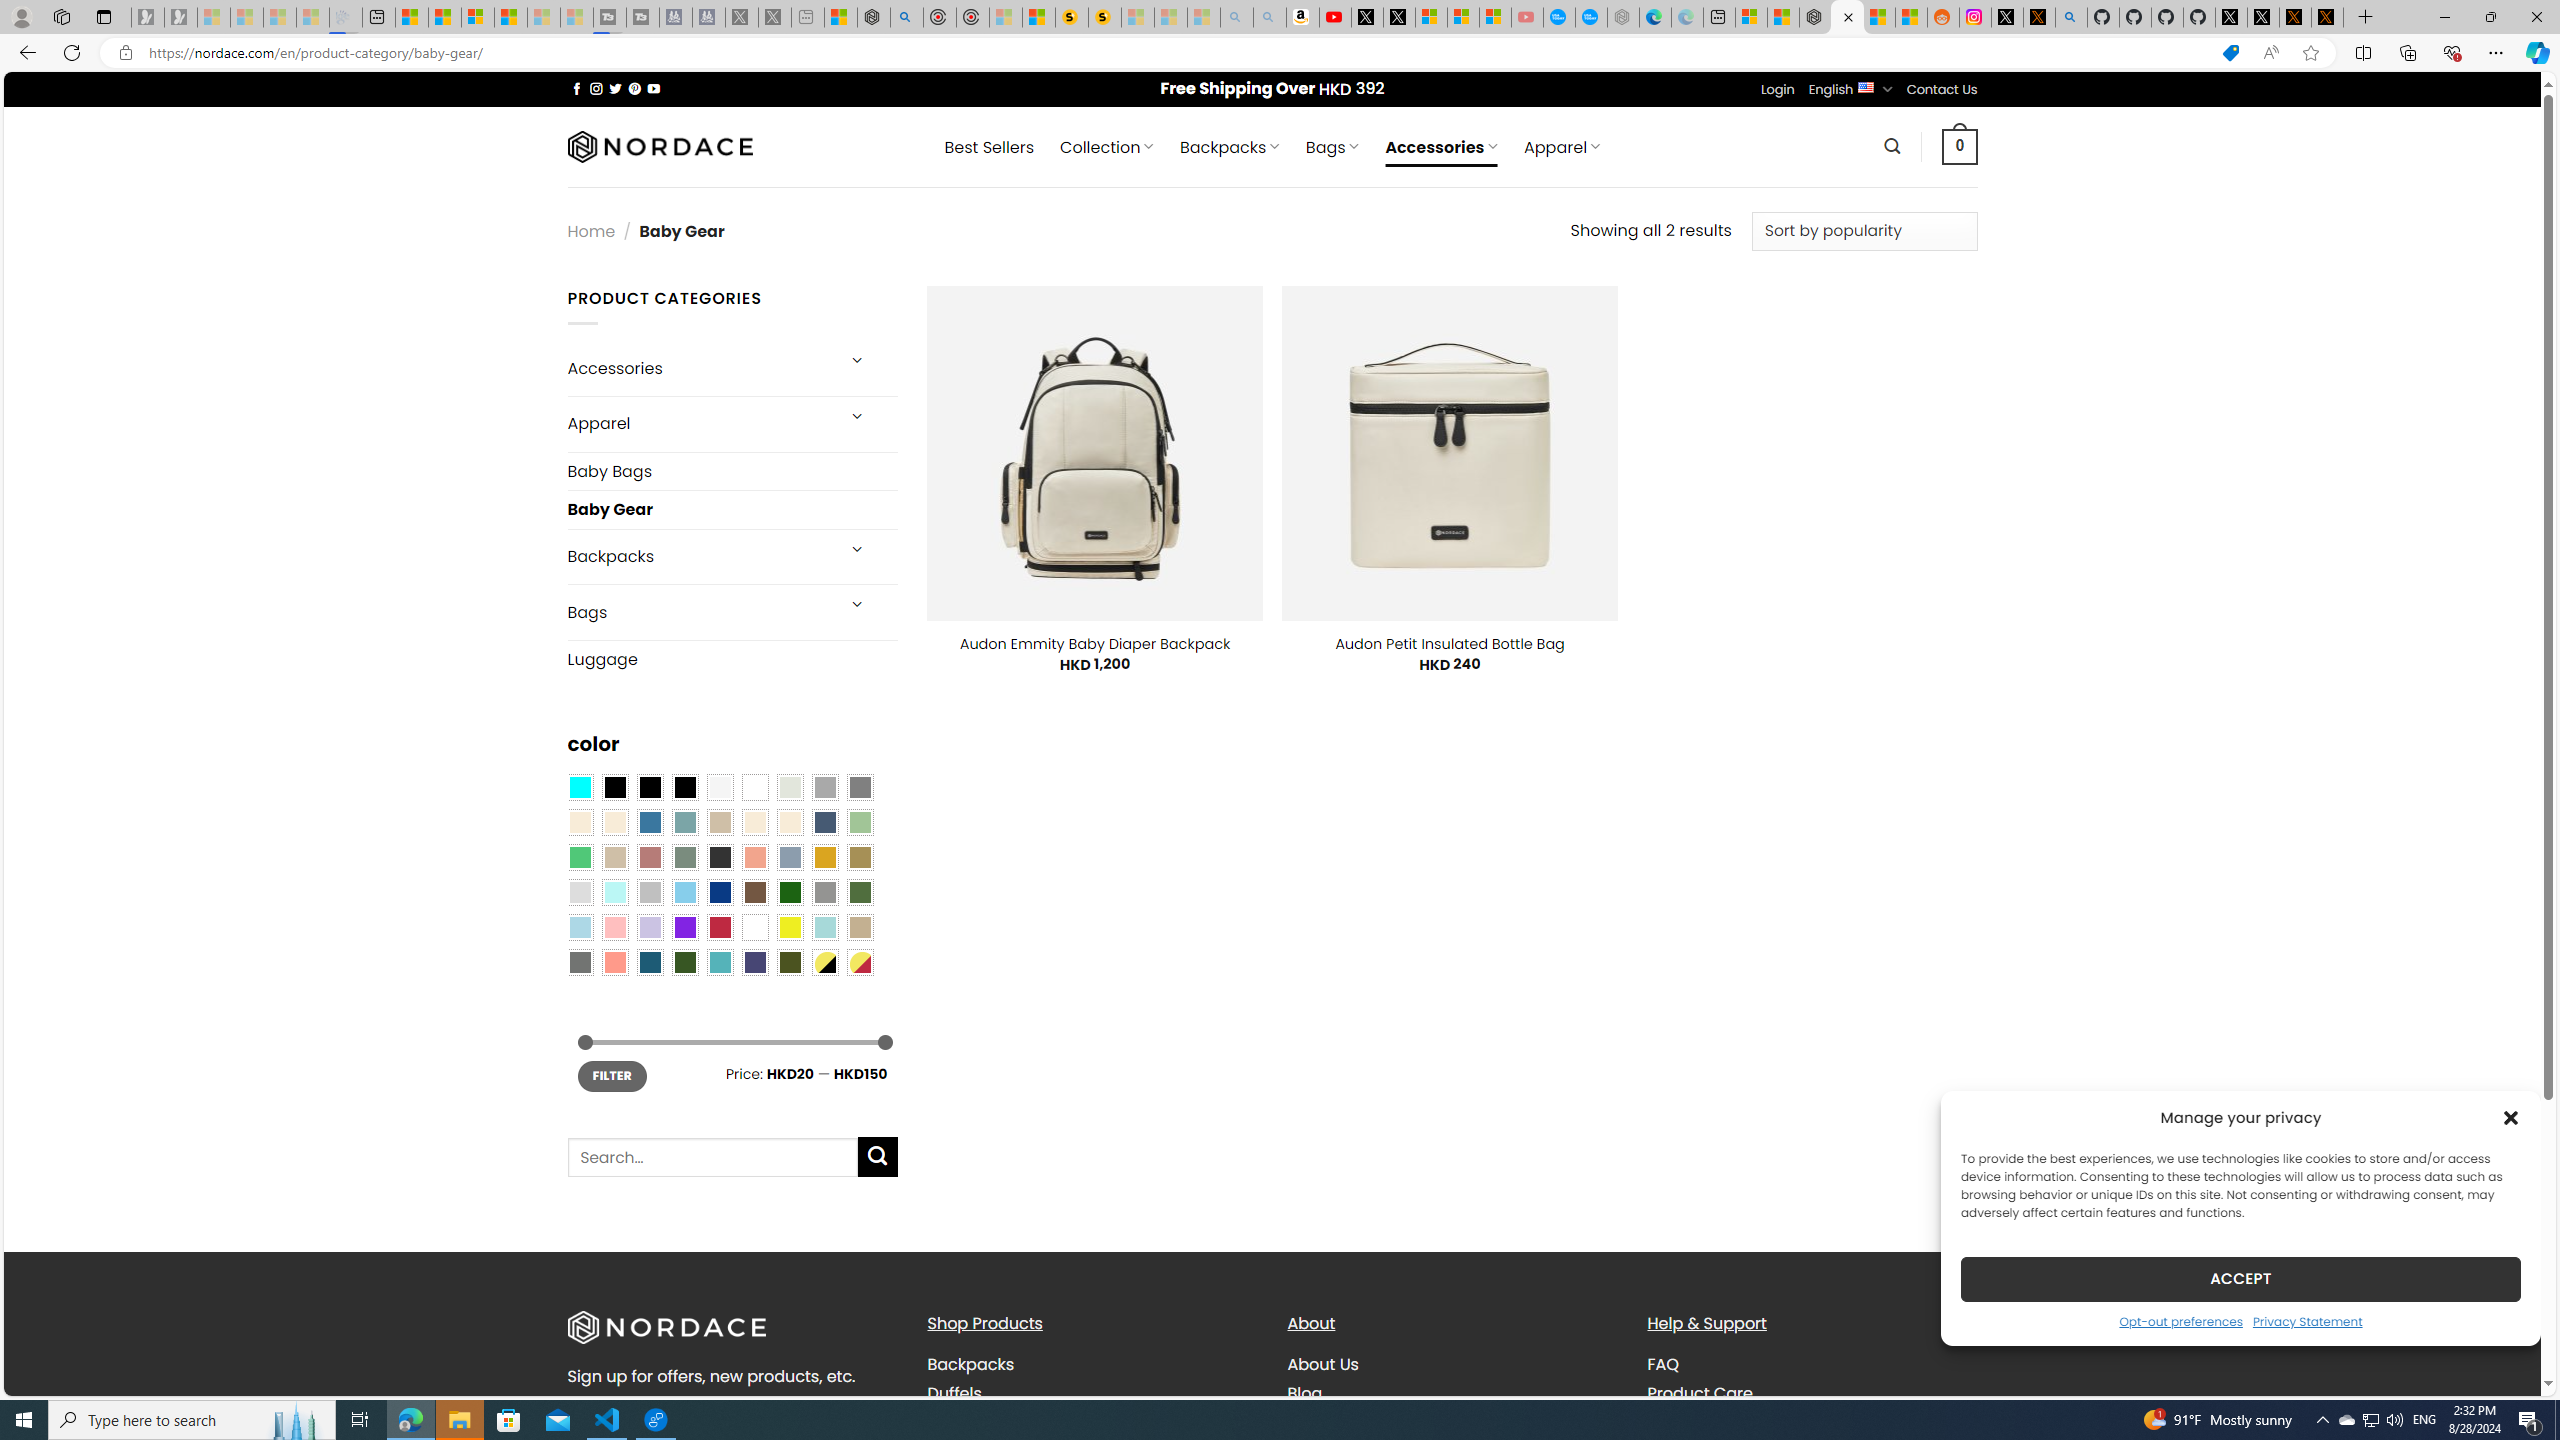  Describe the element at coordinates (906, 16) in the screenshot. I see `'poe - Search'` at that location.